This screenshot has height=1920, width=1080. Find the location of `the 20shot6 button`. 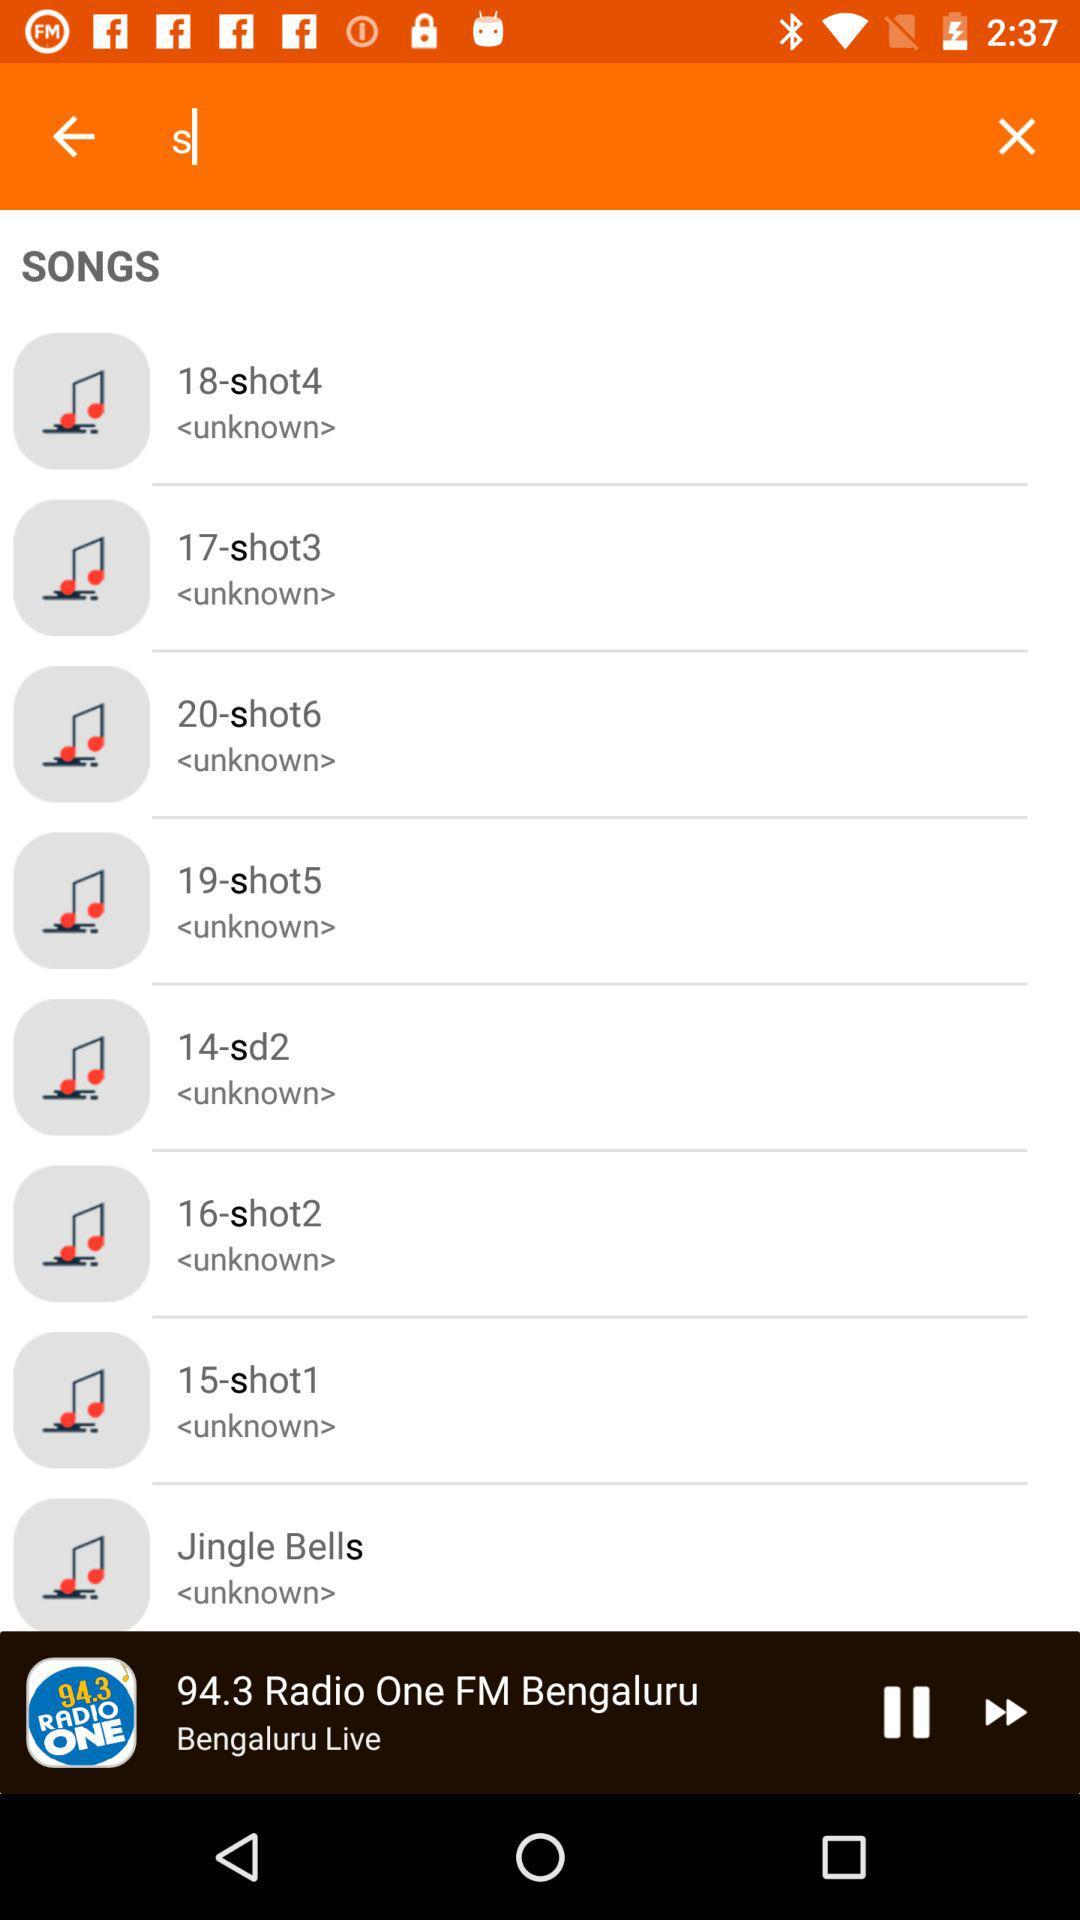

the 20shot6 button is located at coordinates (627, 733).